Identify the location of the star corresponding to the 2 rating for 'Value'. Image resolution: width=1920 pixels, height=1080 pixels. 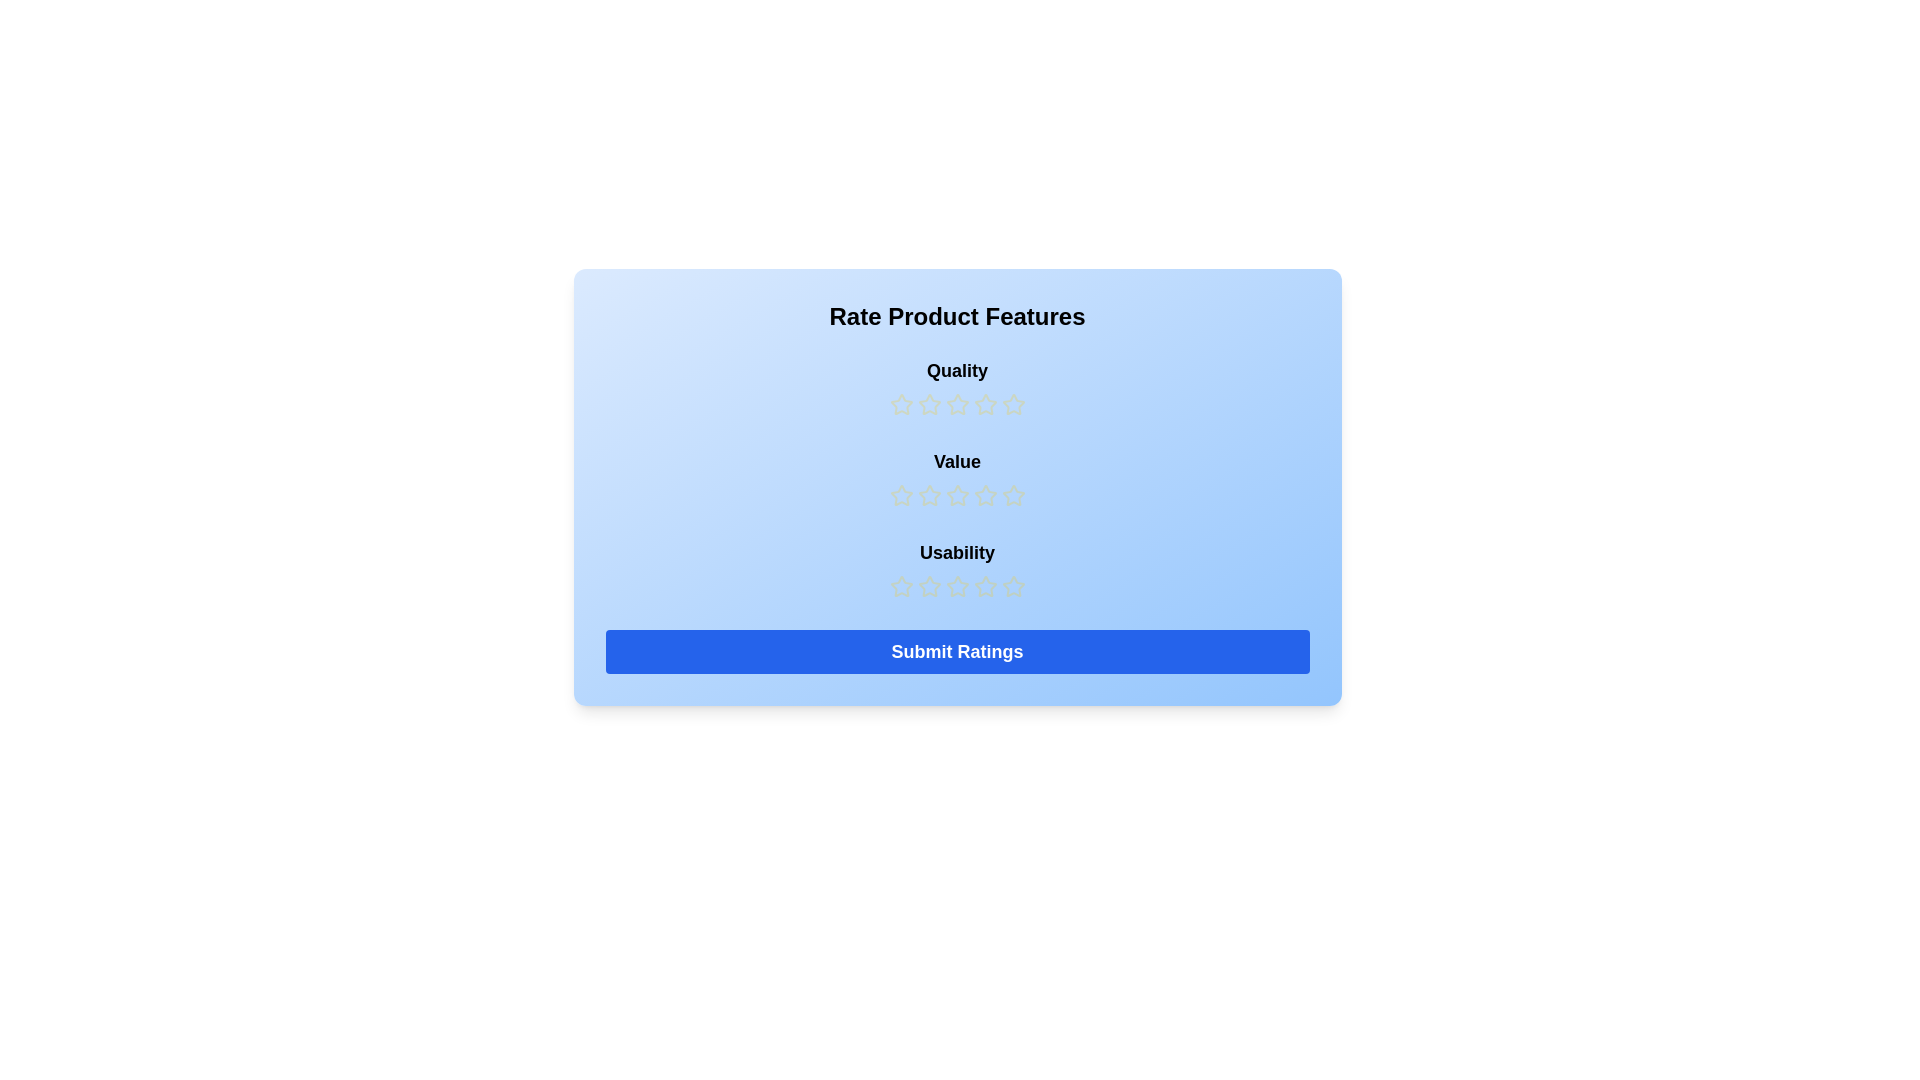
(928, 495).